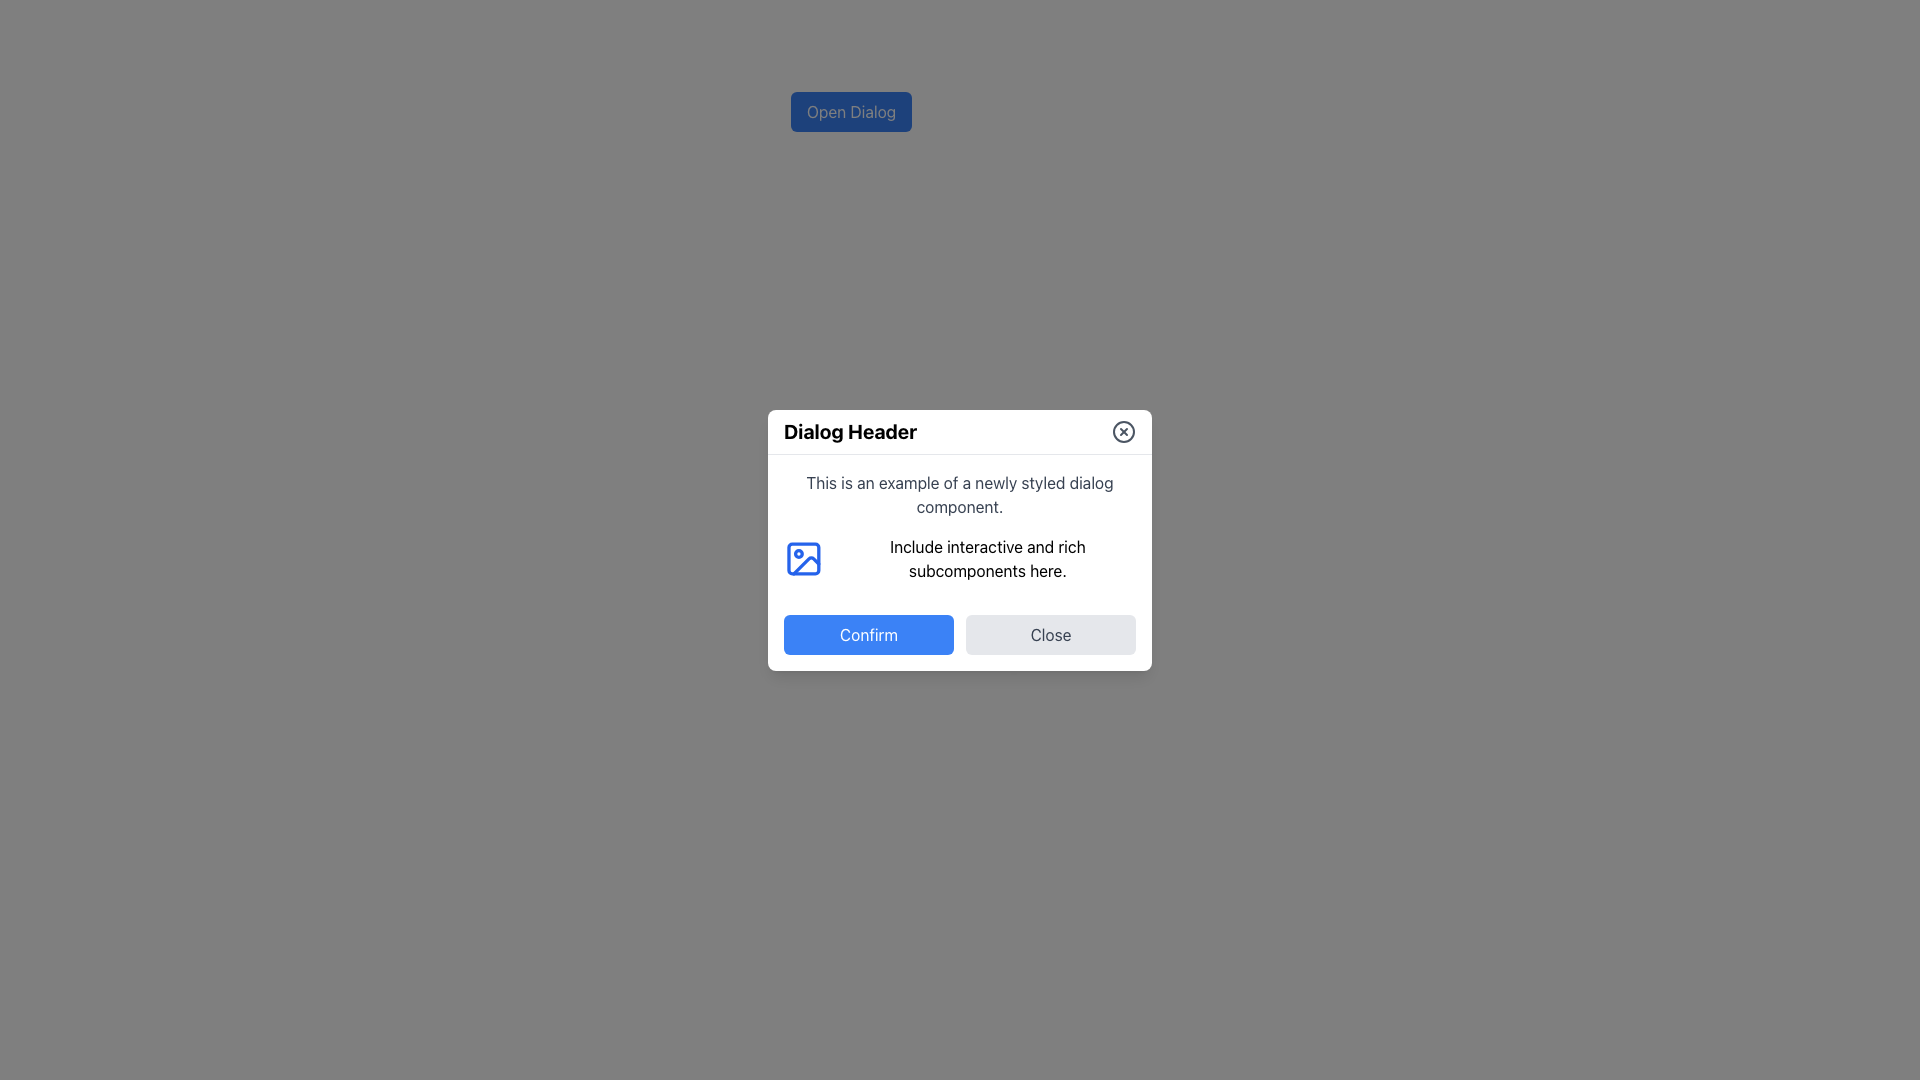 The image size is (1920, 1080). Describe the element at coordinates (806, 565) in the screenshot. I see `the graphical icon representing a slanted line with intersecting points, which is located in the left side of the dialog box, below the header text and above the action buttons` at that location.